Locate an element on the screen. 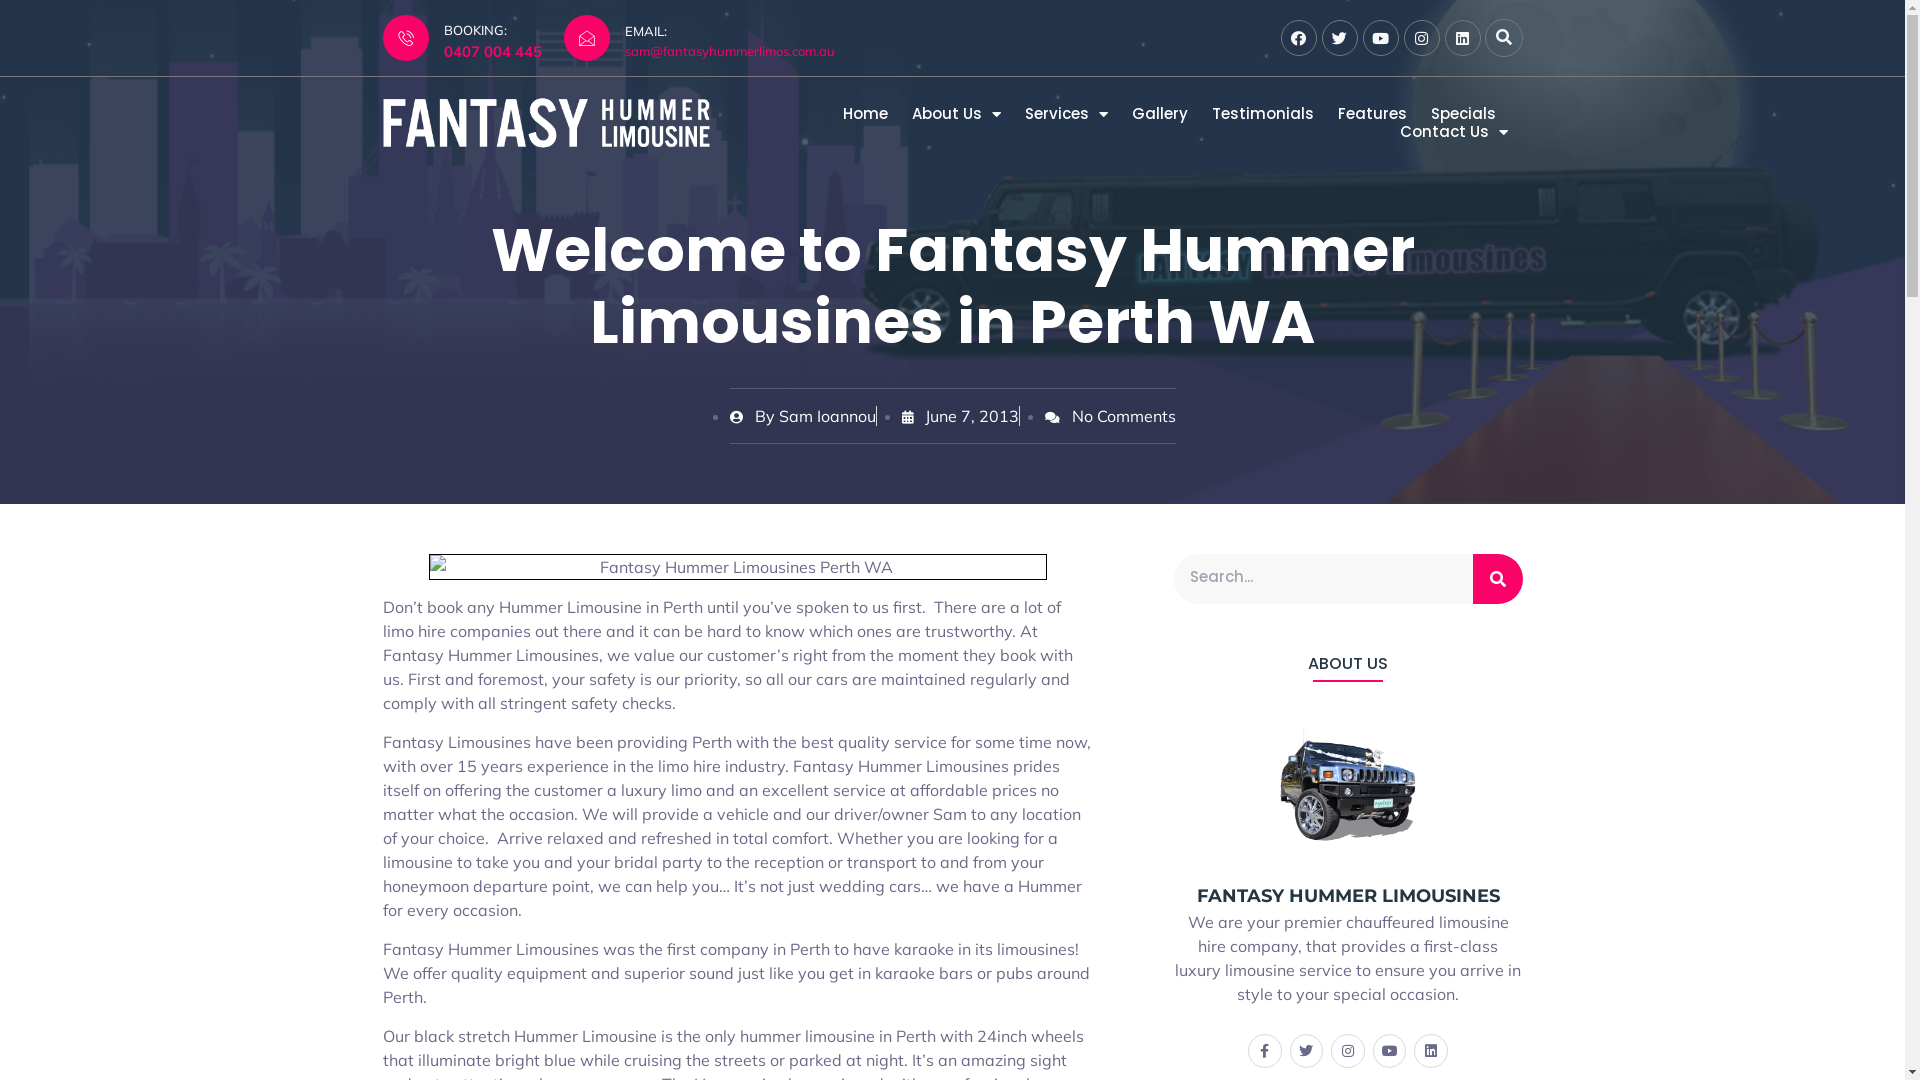 This screenshot has width=1920, height=1080. 'sam@fantasyhummerlimos.com.au' is located at coordinates (728, 49).